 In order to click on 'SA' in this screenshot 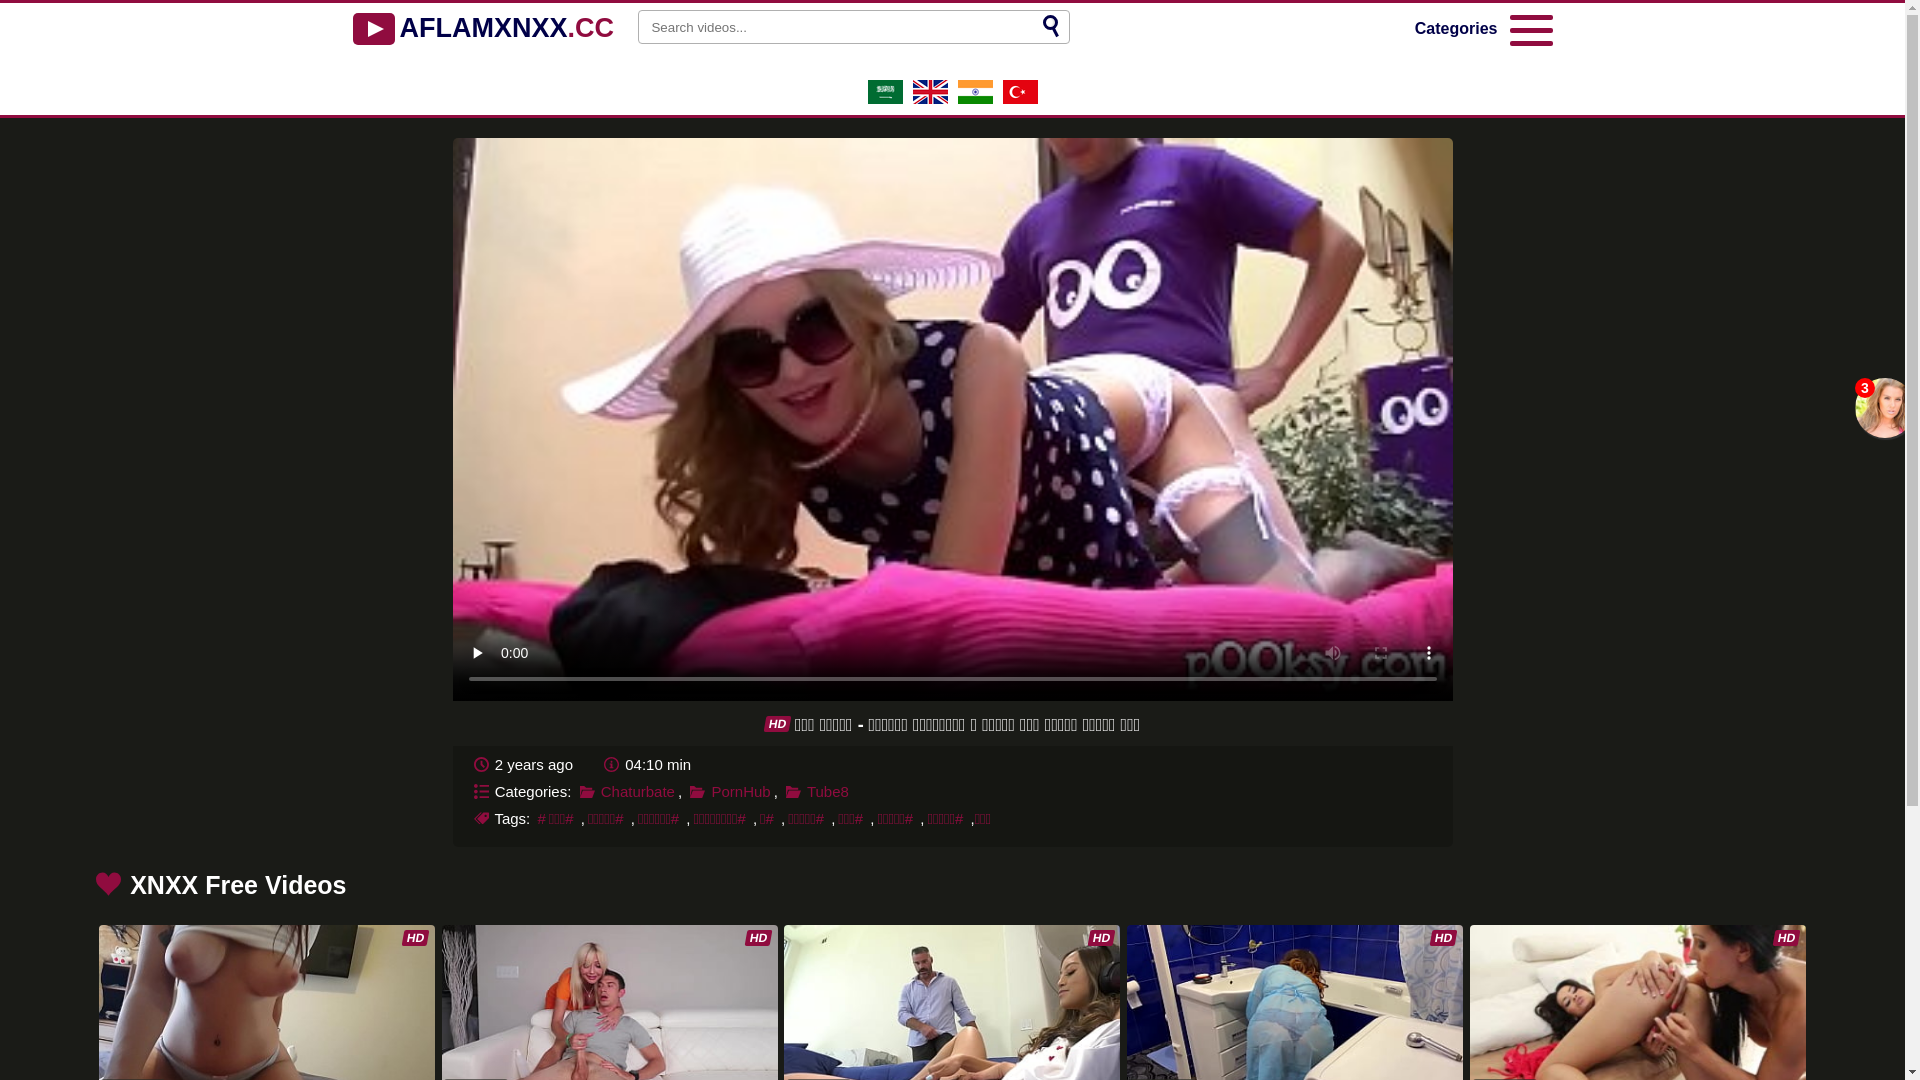, I will do `click(884, 98)`.